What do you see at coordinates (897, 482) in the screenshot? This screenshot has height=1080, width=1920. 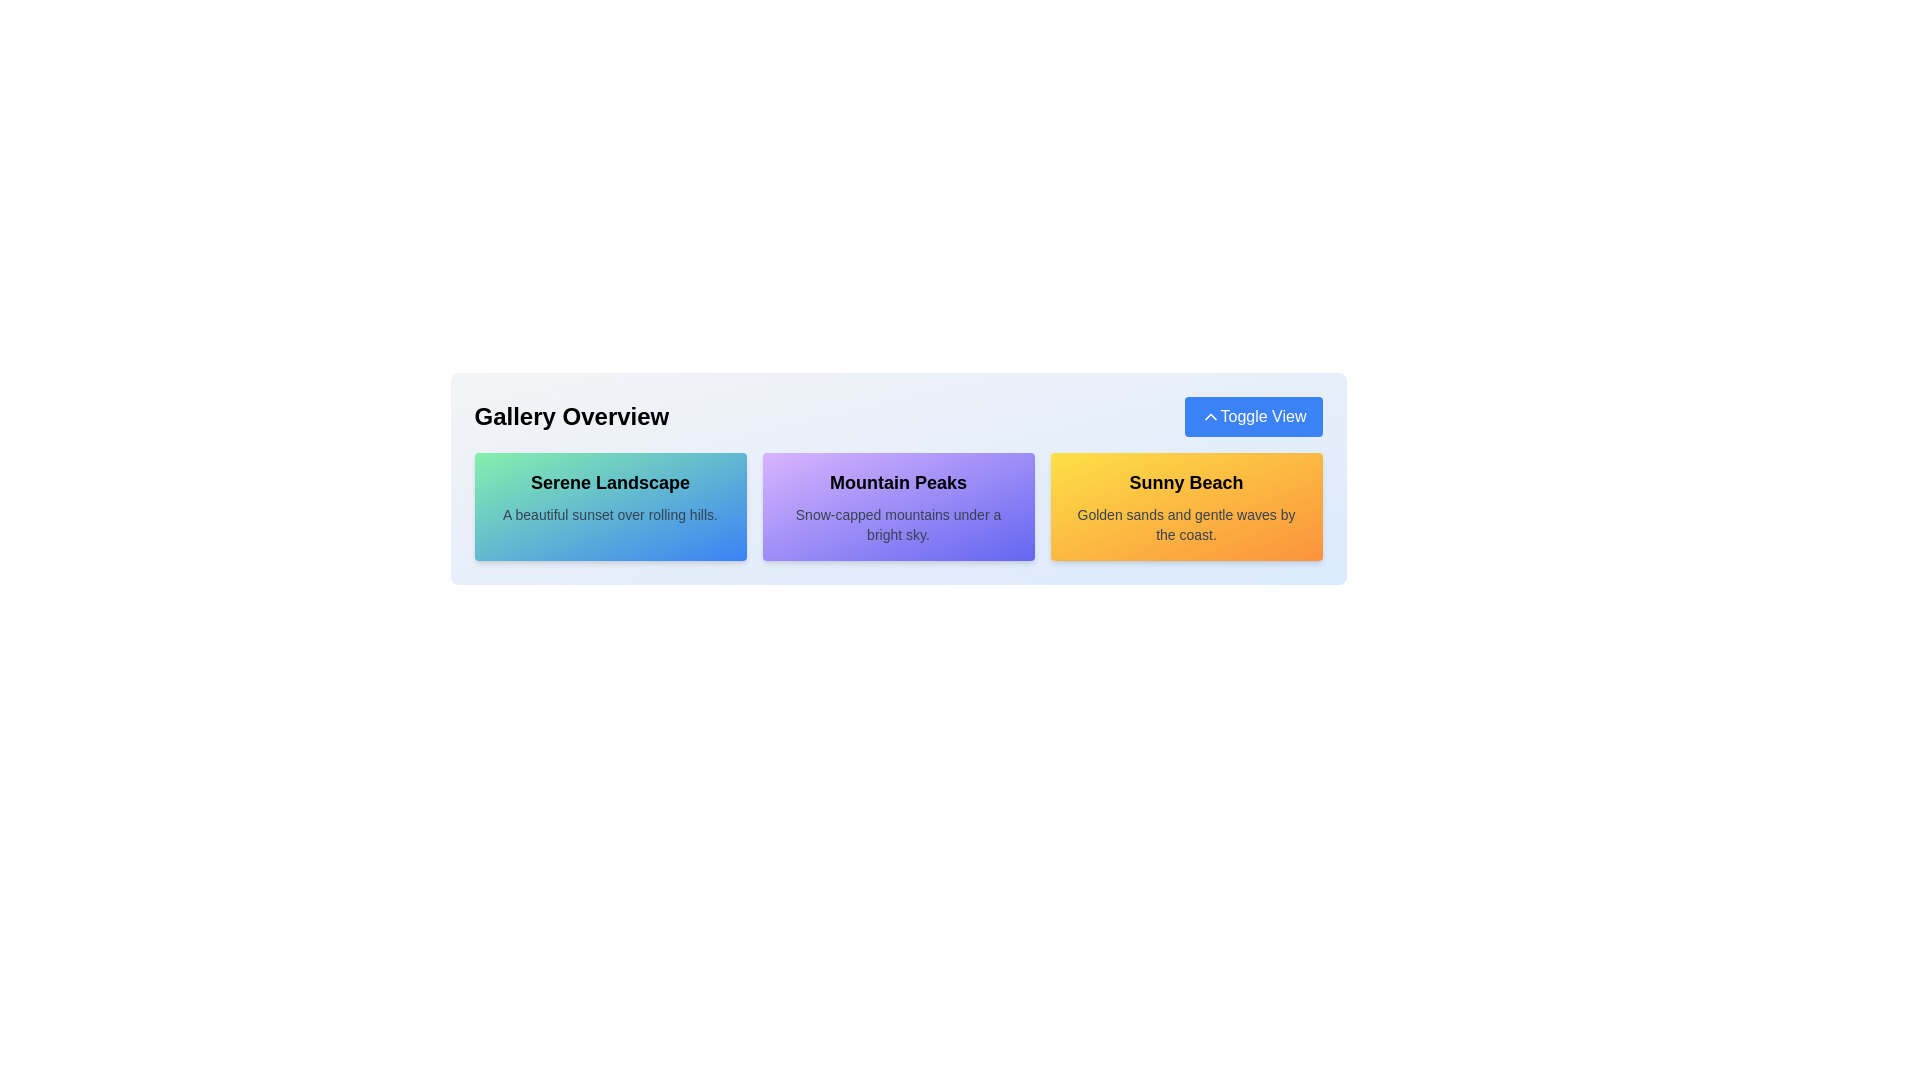 I see `the content of the text label reading 'Mountain Peaks', which is prominently displayed in bold, large font at the upper part of its containing card` at bounding box center [897, 482].